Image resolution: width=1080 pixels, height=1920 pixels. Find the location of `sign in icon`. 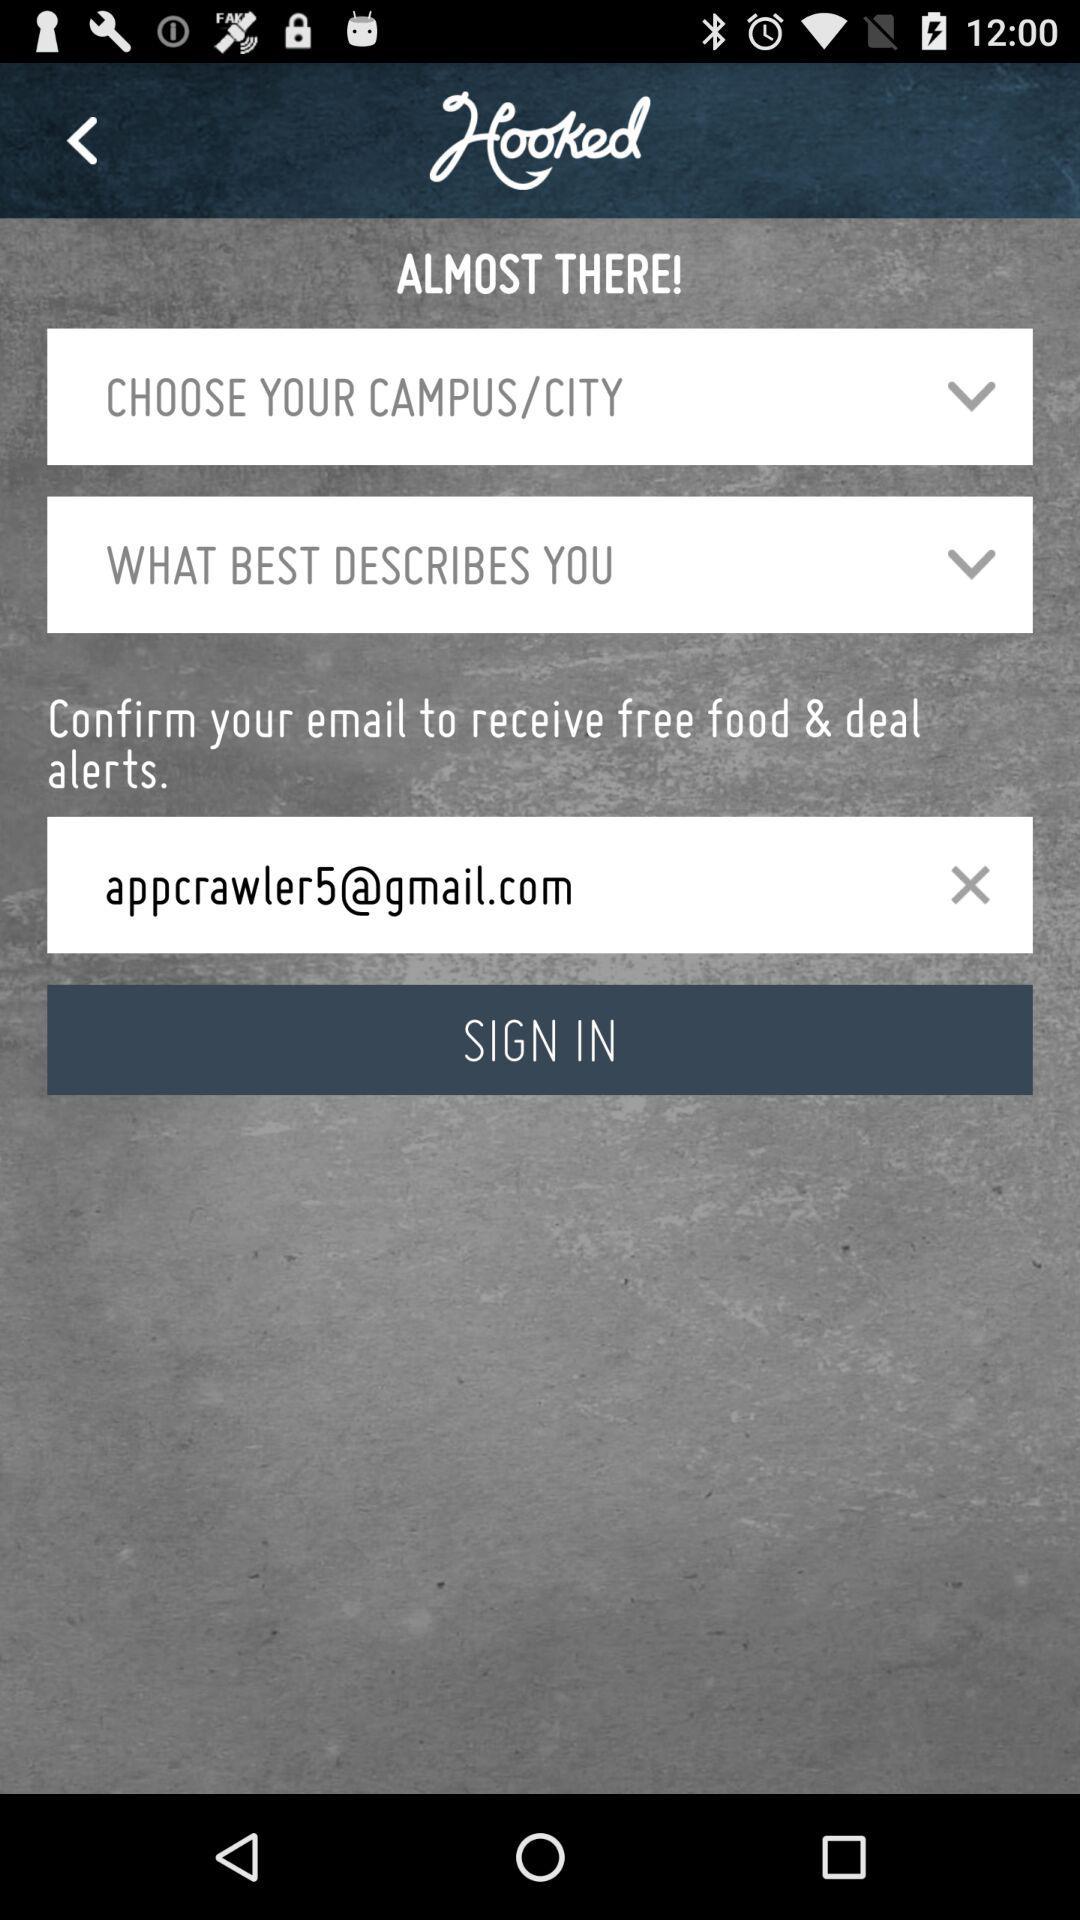

sign in icon is located at coordinates (540, 1039).